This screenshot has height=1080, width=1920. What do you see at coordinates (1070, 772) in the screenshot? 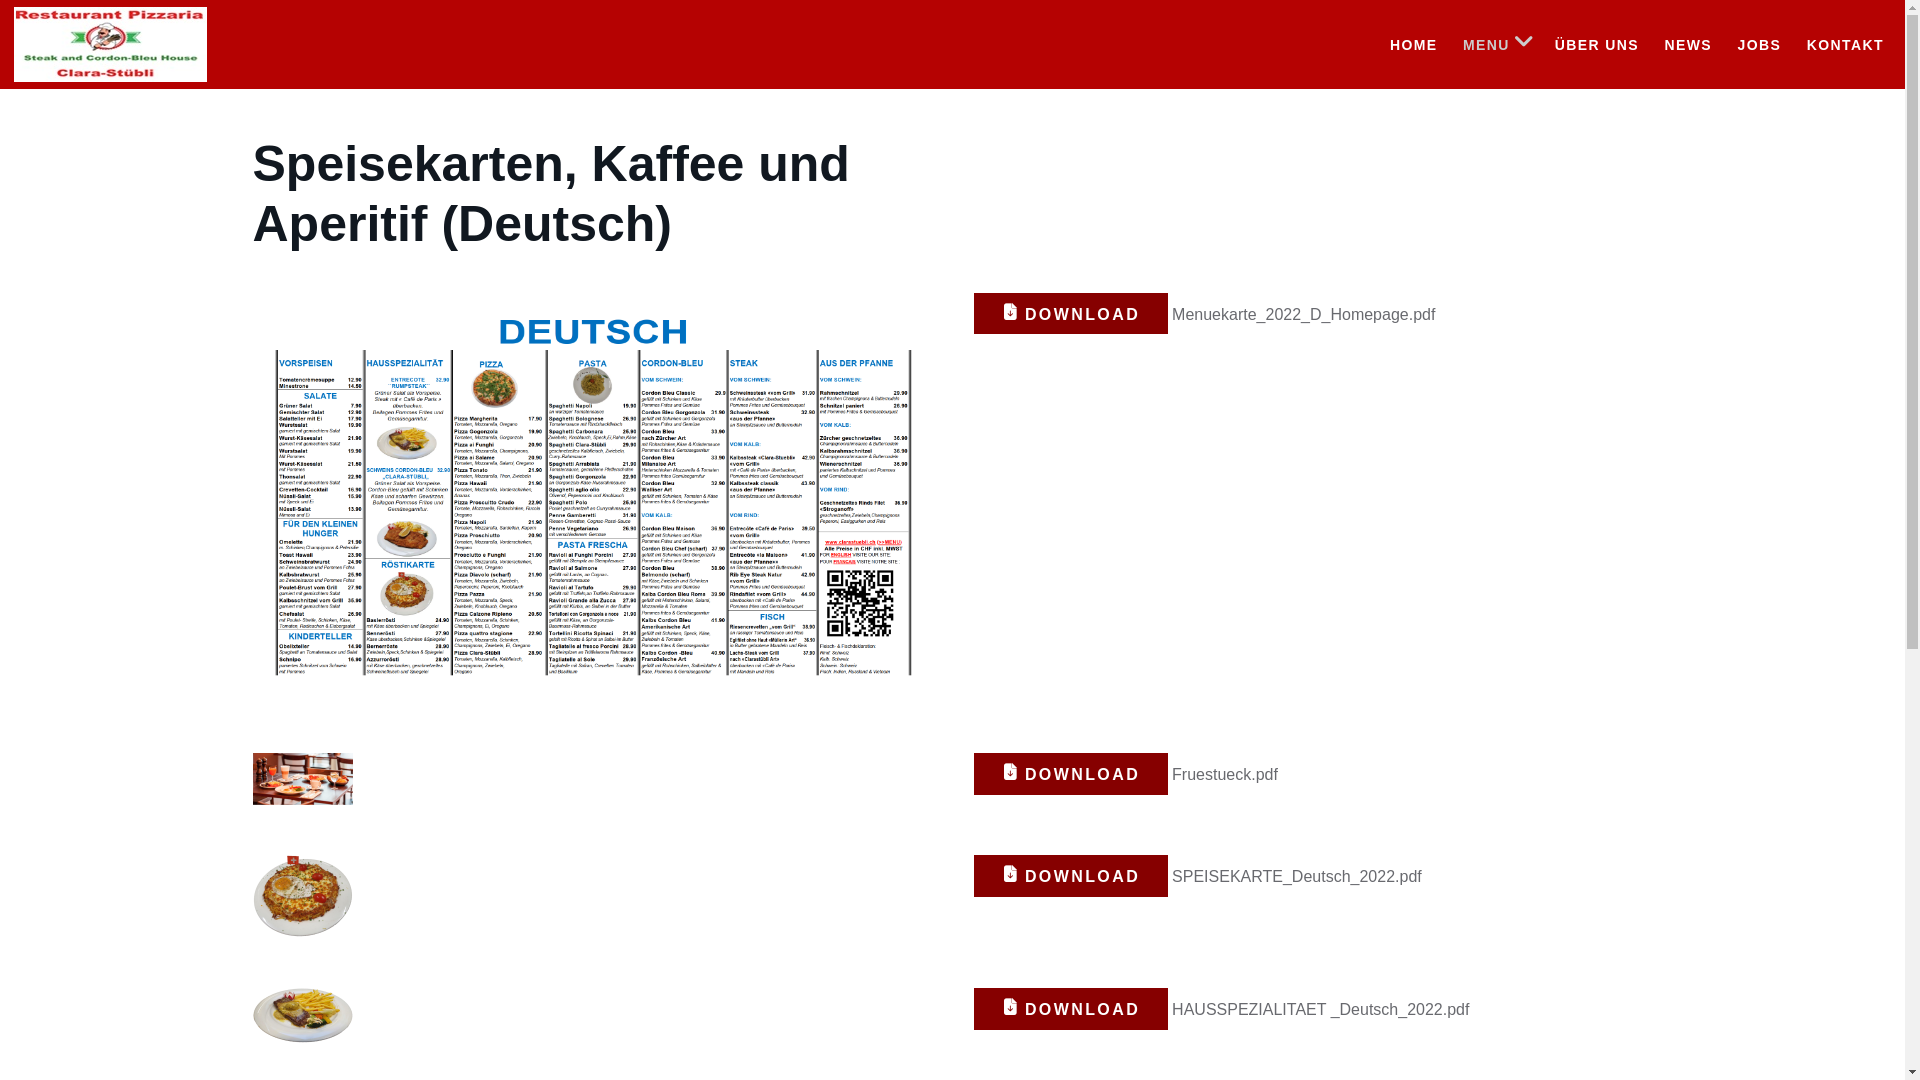
I see `'DOWNLOAD'` at bounding box center [1070, 772].